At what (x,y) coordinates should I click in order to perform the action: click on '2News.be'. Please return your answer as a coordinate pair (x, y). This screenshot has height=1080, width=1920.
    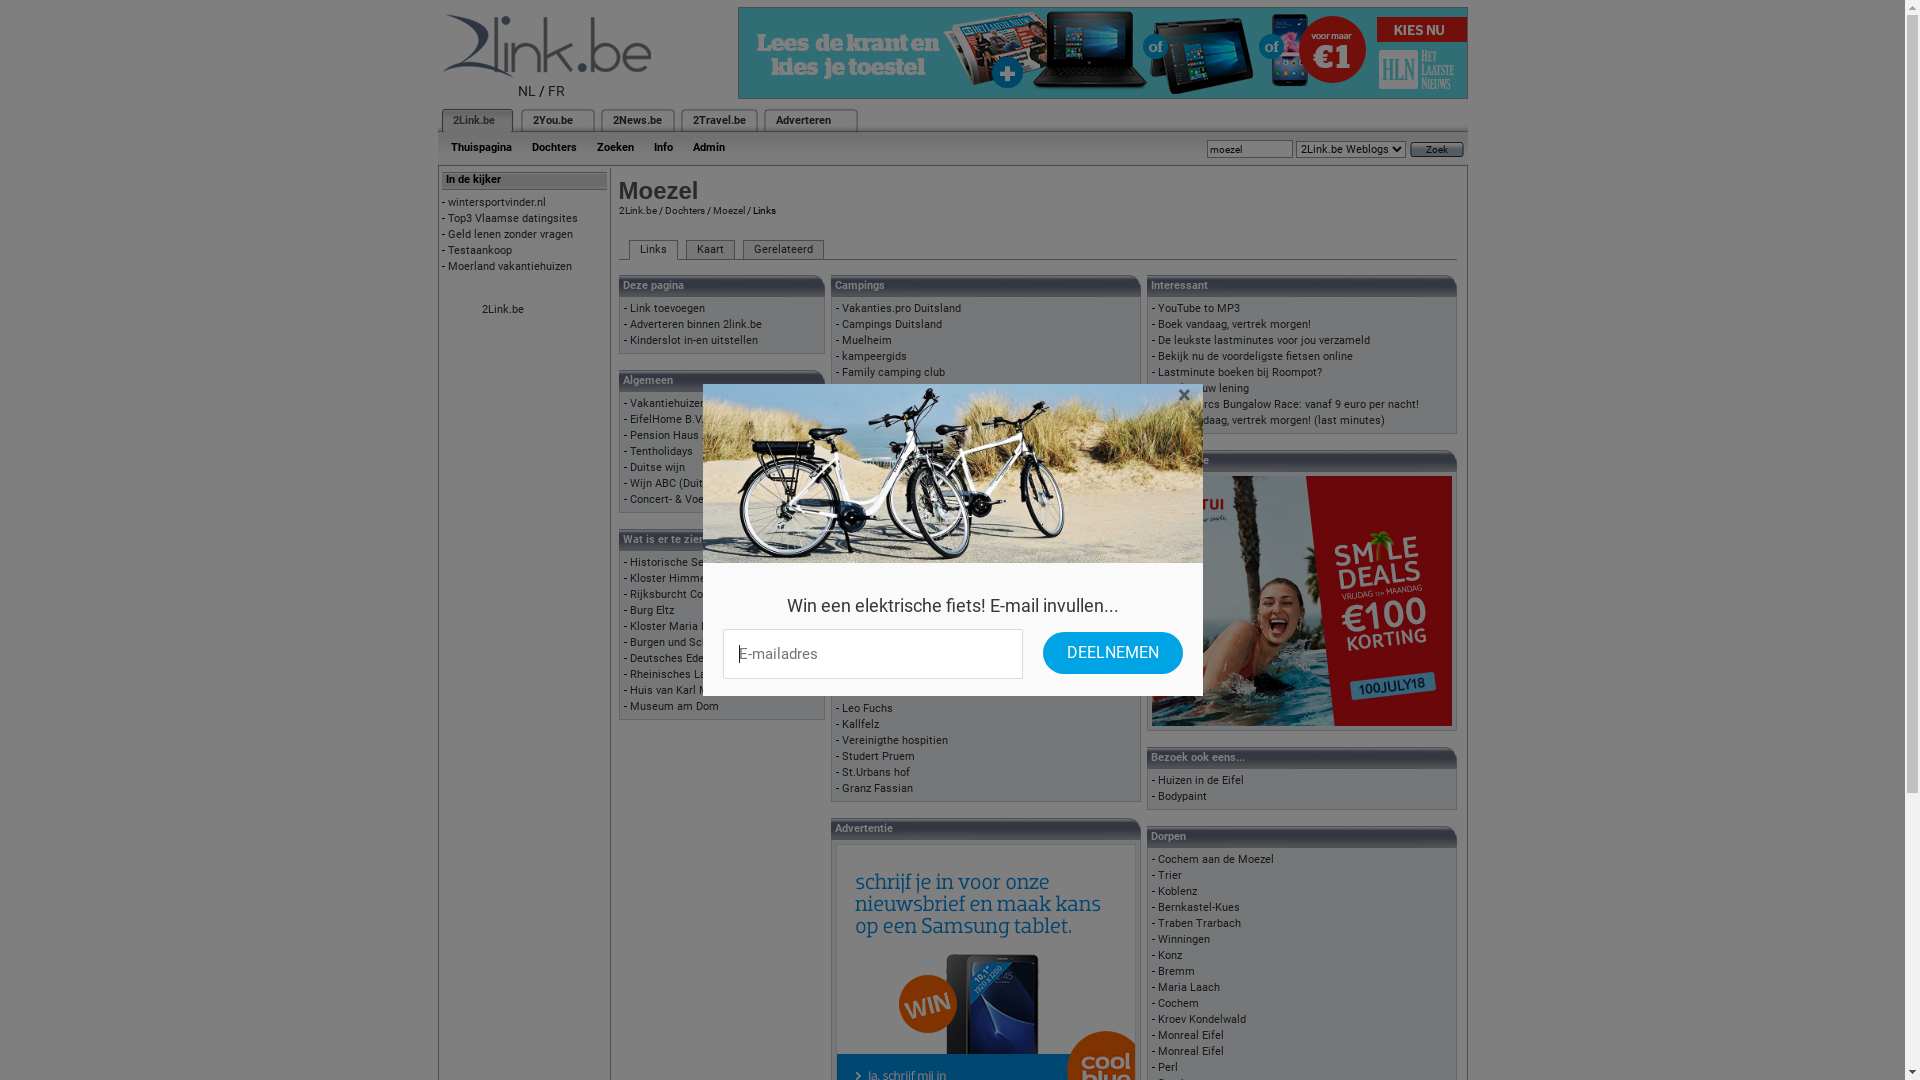
    Looking at the image, I should click on (635, 120).